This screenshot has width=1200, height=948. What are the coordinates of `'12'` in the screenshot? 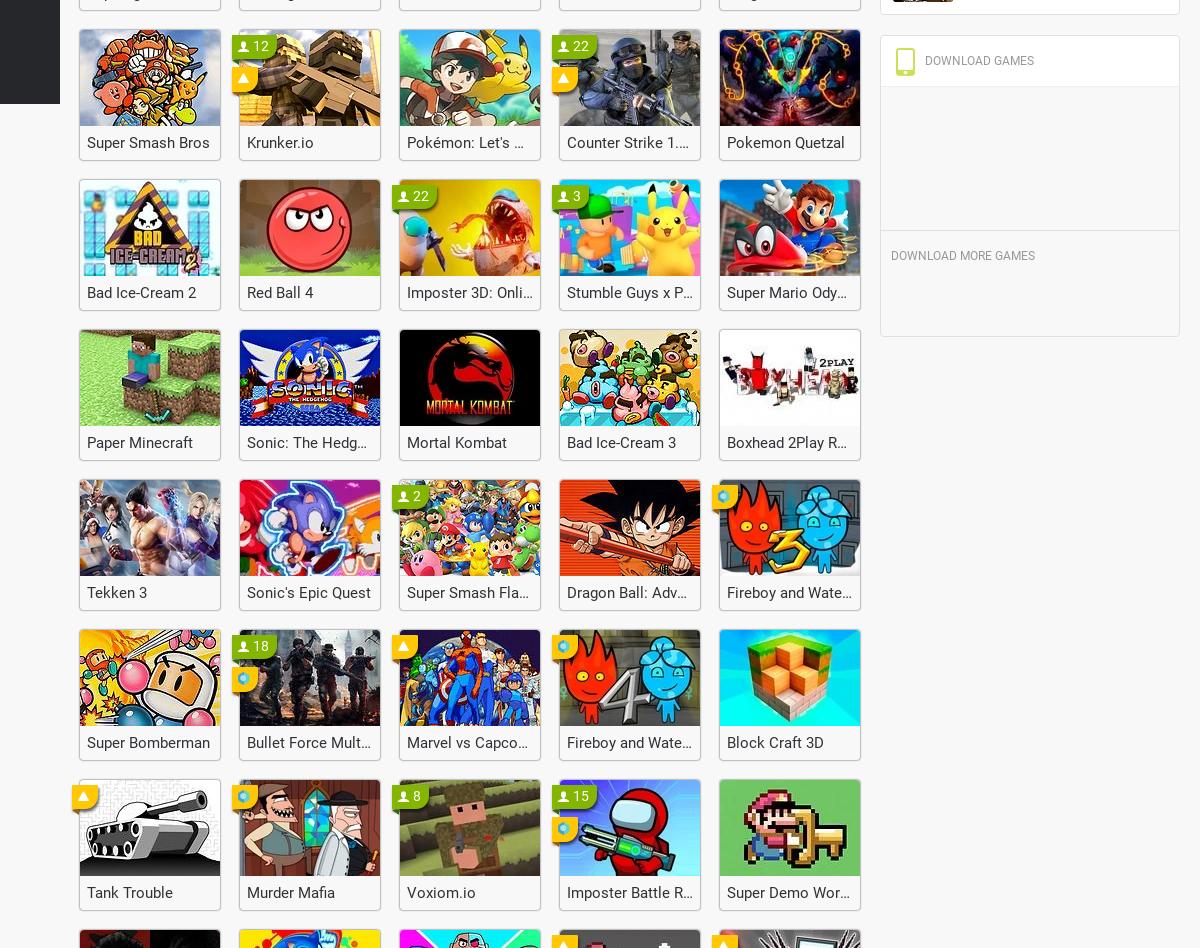 It's located at (260, 45).